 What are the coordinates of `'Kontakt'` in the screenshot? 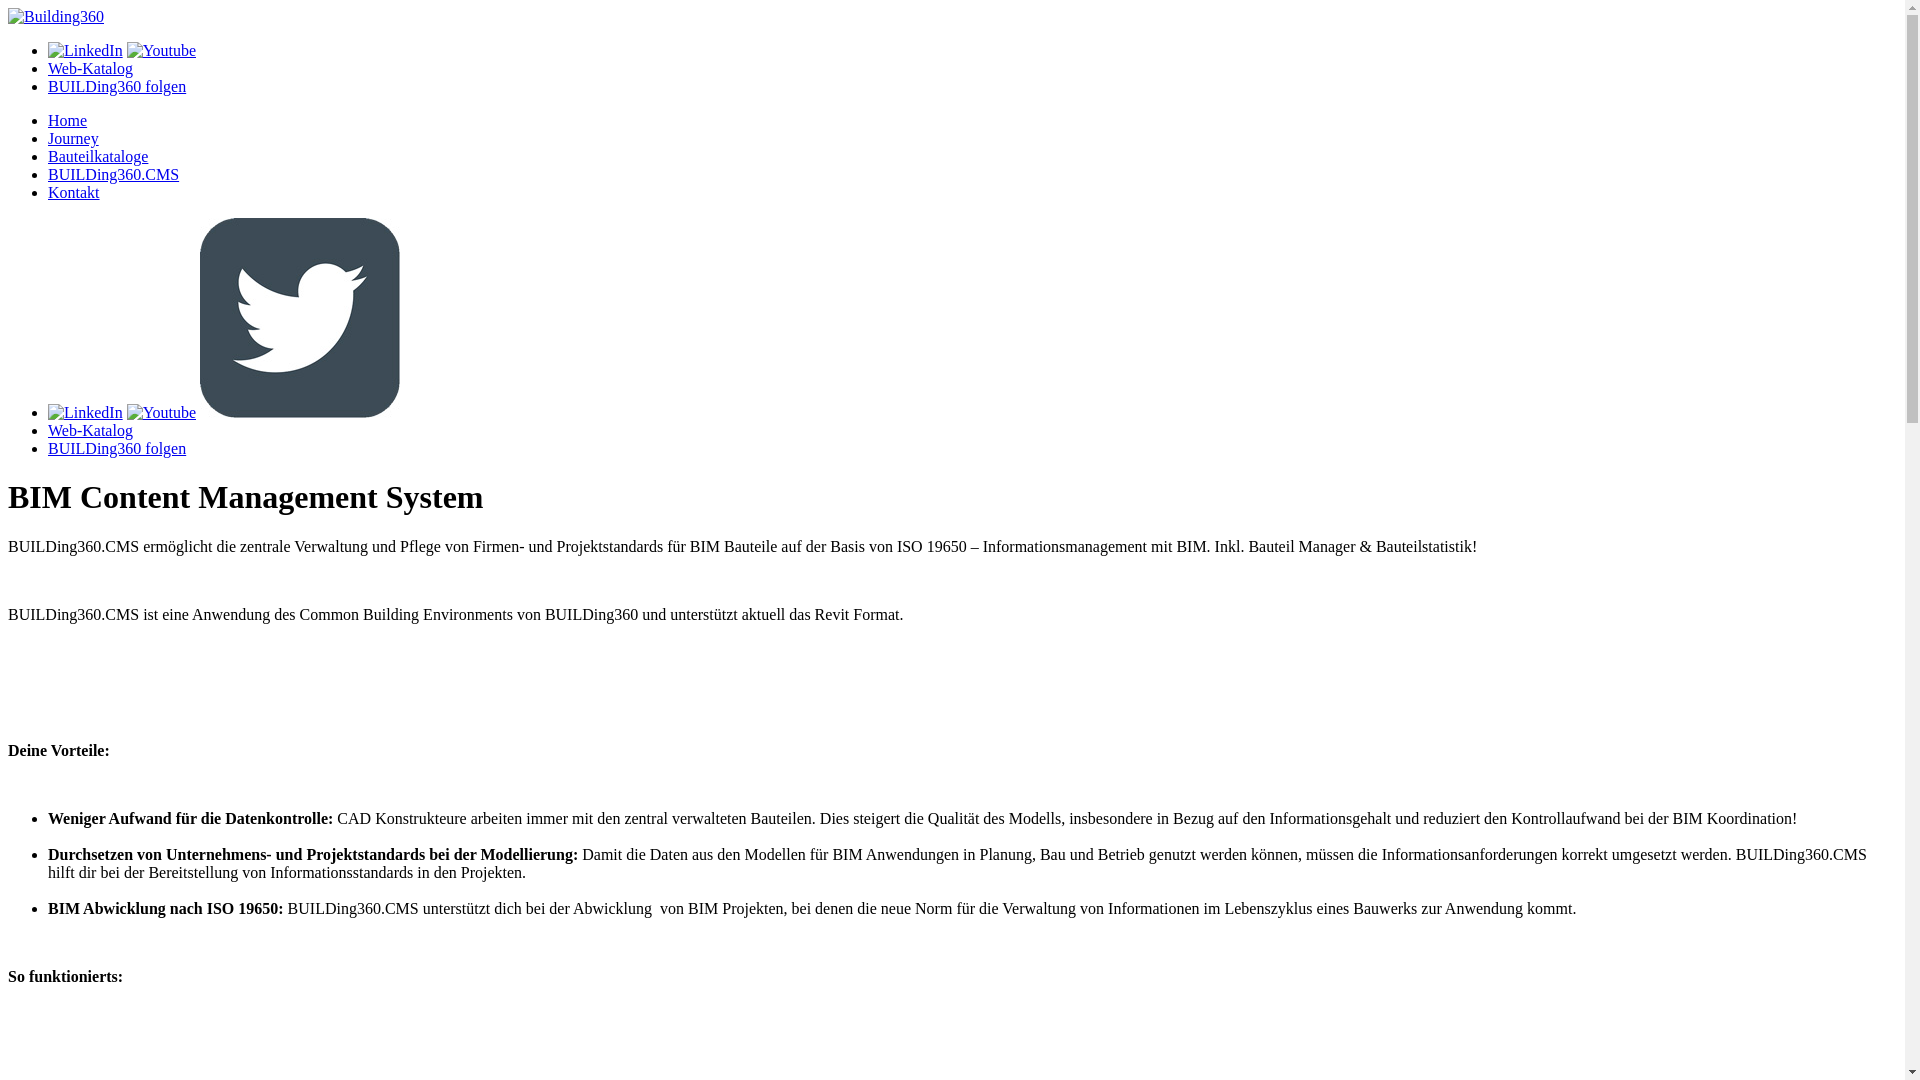 It's located at (73, 192).